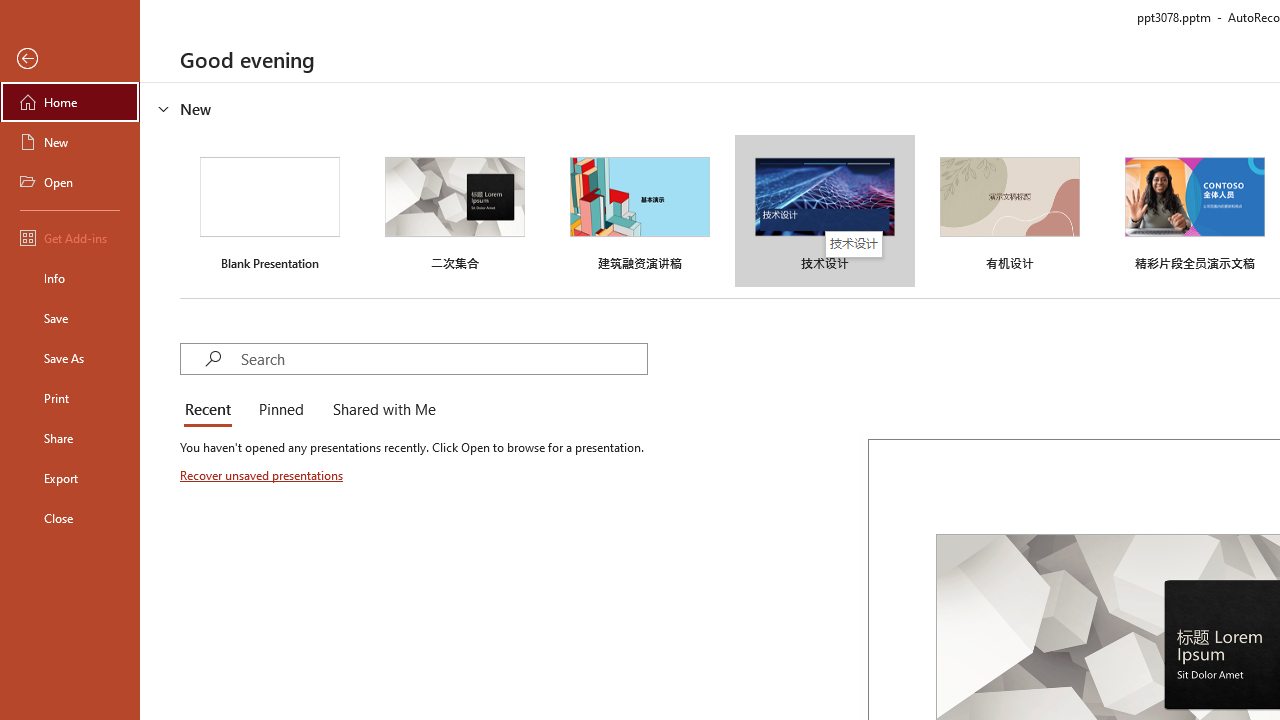  I want to click on 'Info', so click(69, 277).